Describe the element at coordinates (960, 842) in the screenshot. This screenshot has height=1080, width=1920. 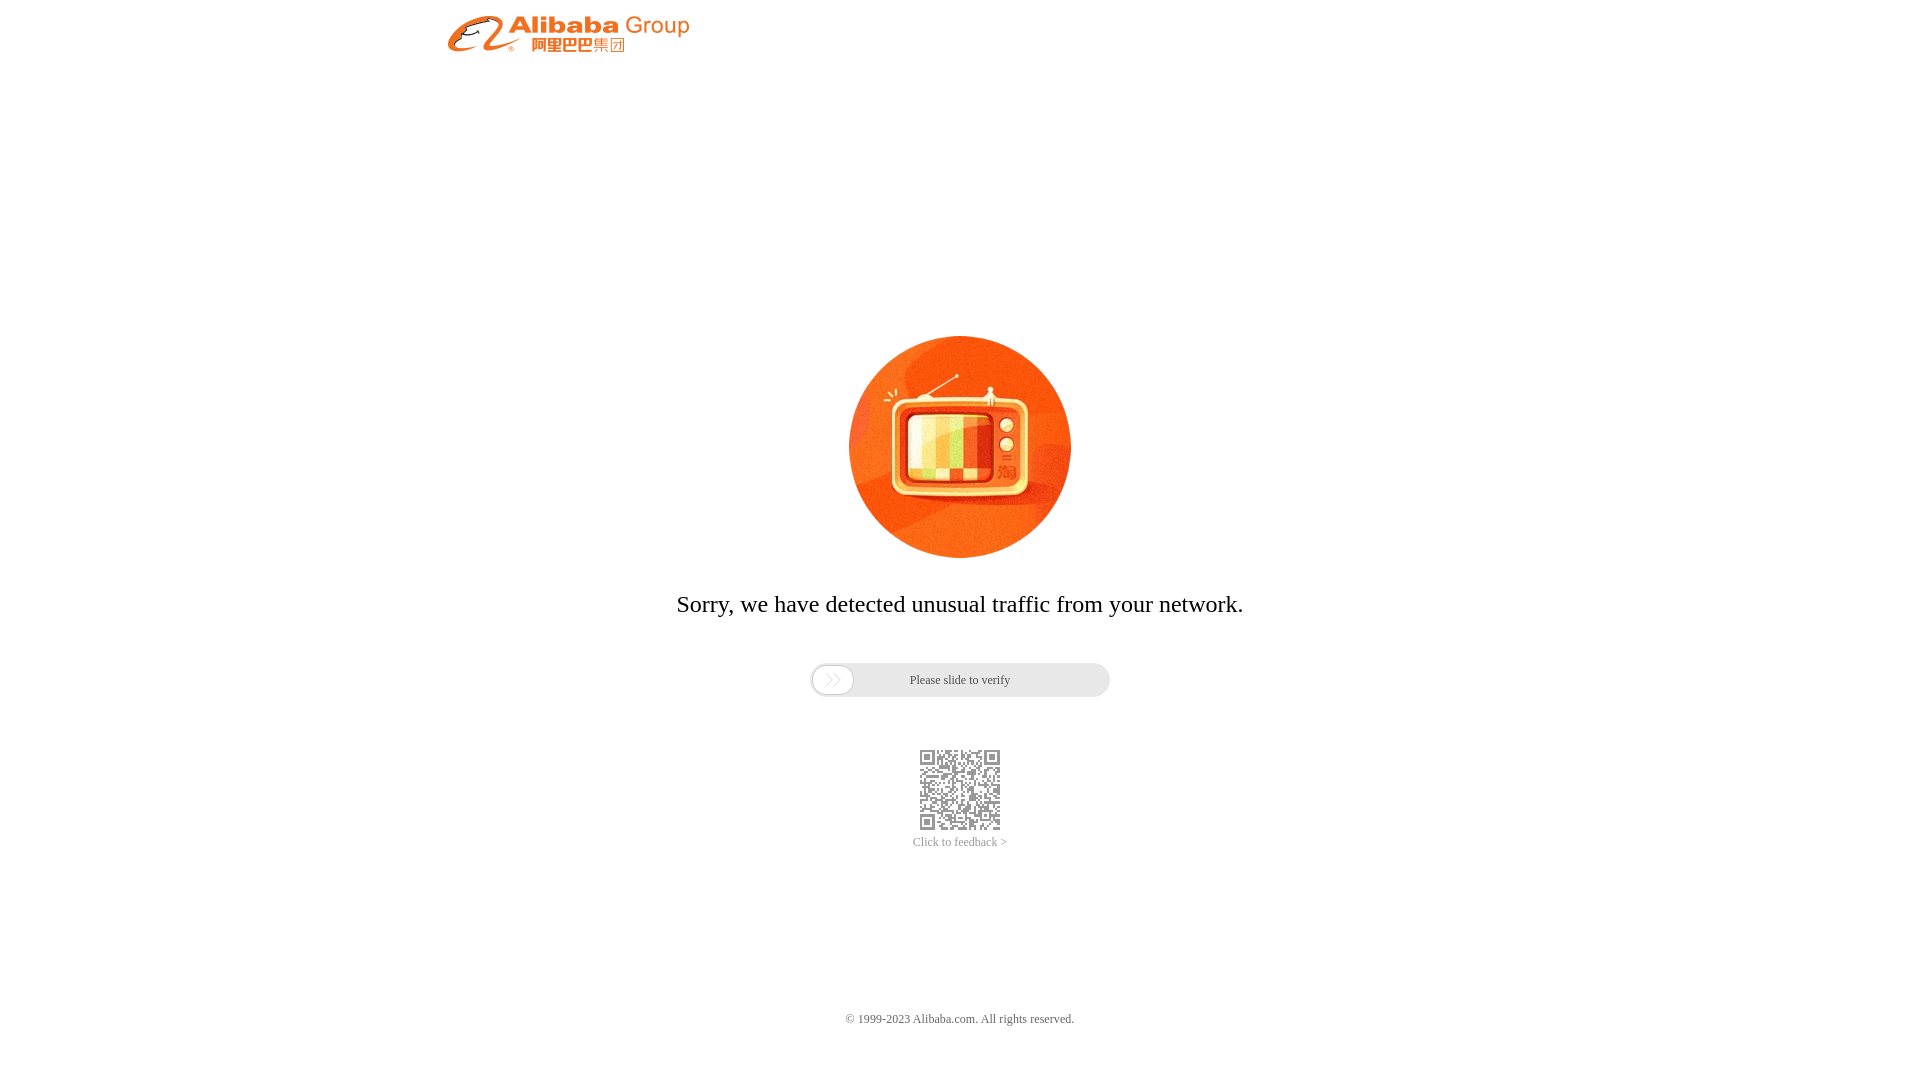
I see `'Click to feedback >'` at that location.